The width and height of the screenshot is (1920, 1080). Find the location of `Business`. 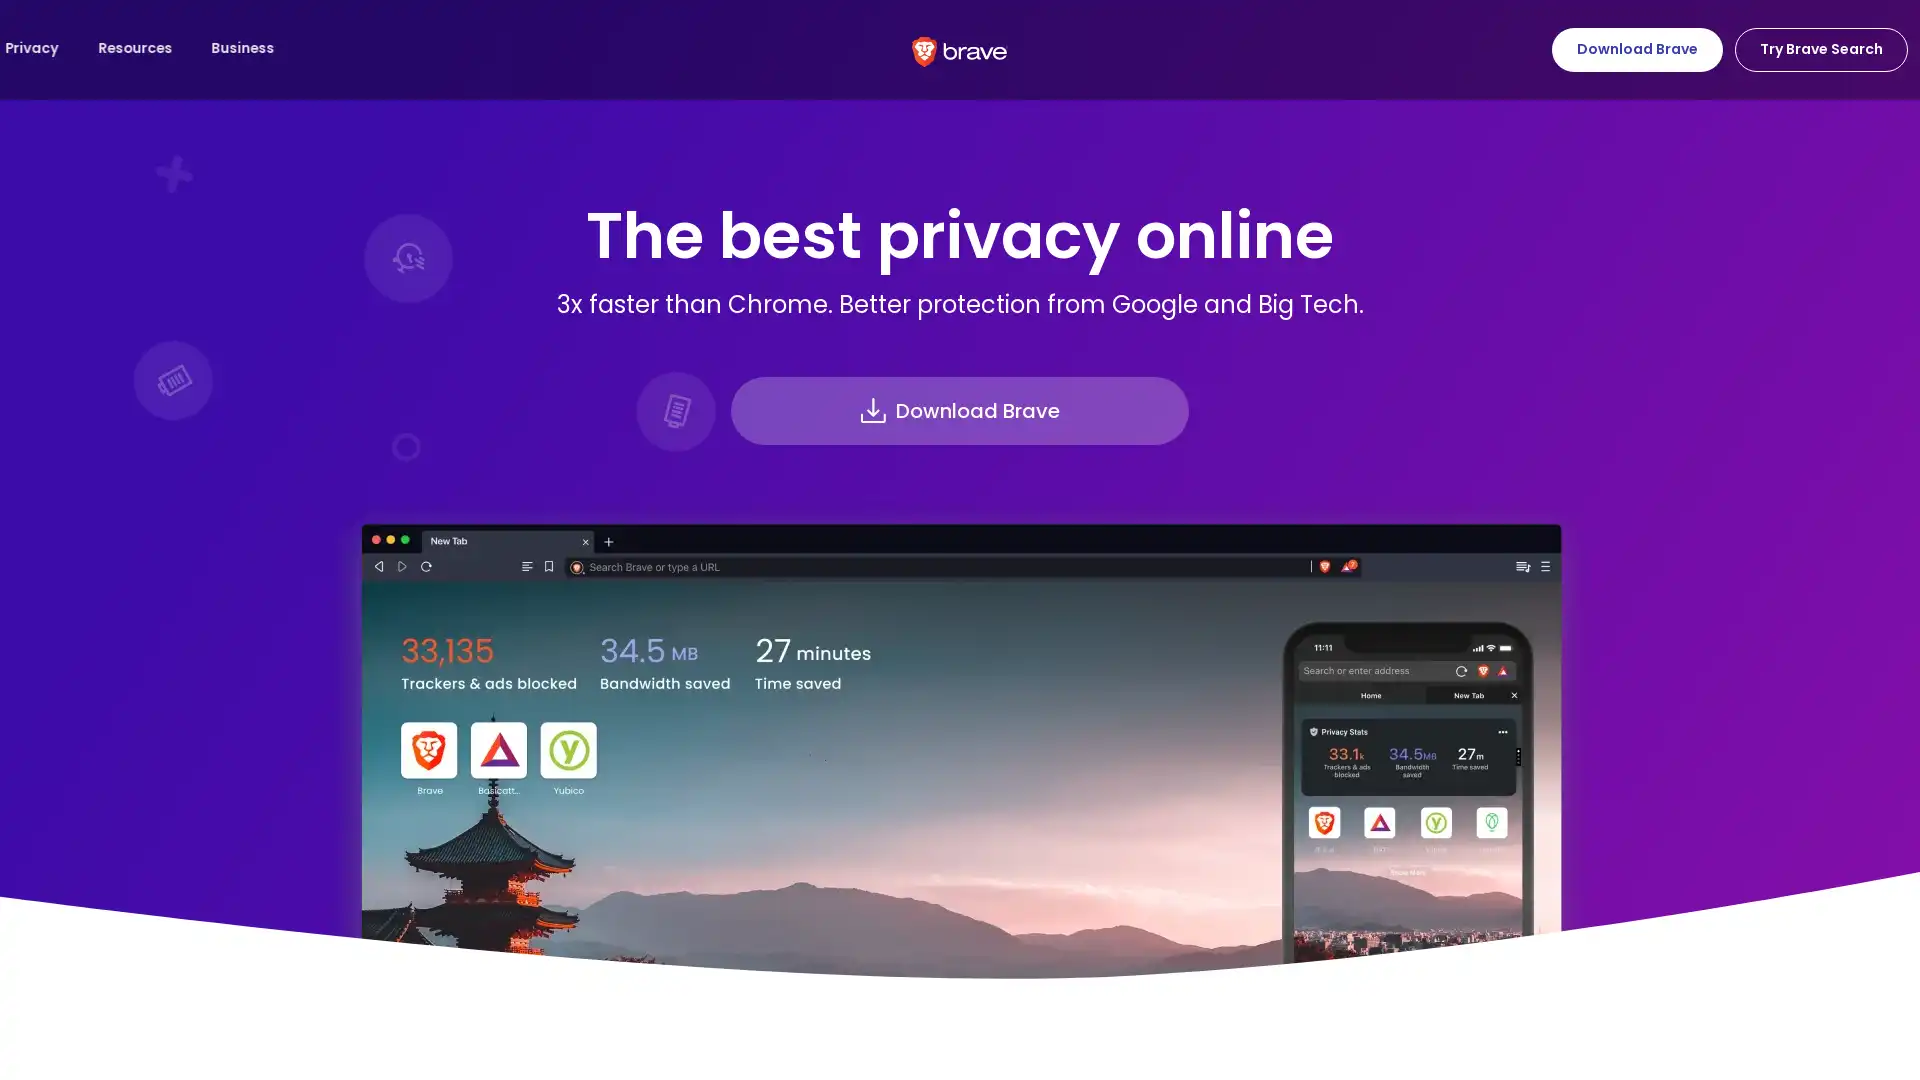

Business is located at coordinates (470, 48).